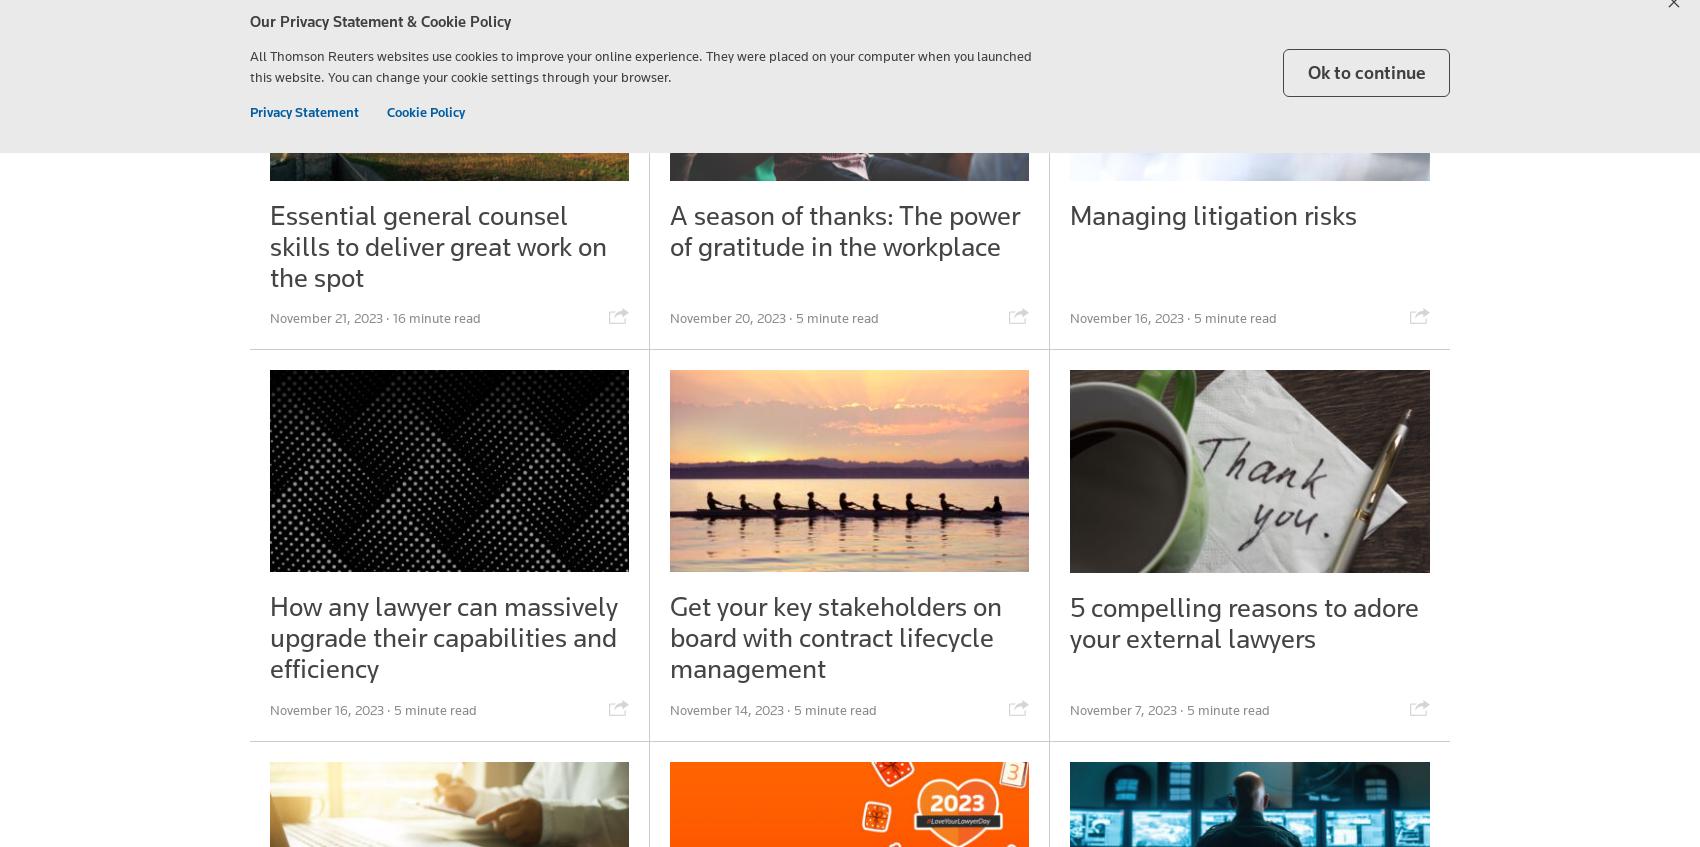 This screenshot has width=1700, height=847. I want to click on 'Essential general counsel skills to deliver great work on the spot', so click(438, 244).